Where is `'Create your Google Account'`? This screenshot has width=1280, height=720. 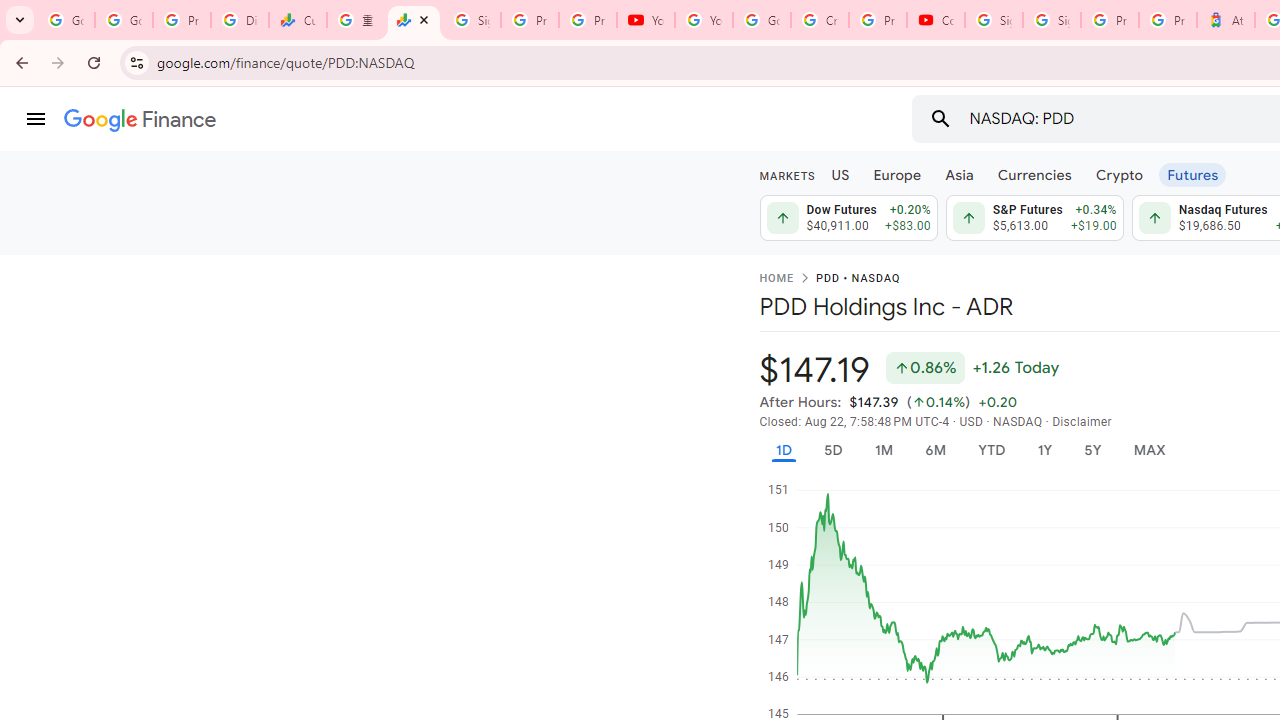 'Create your Google Account' is located at coordinates (819, 20).